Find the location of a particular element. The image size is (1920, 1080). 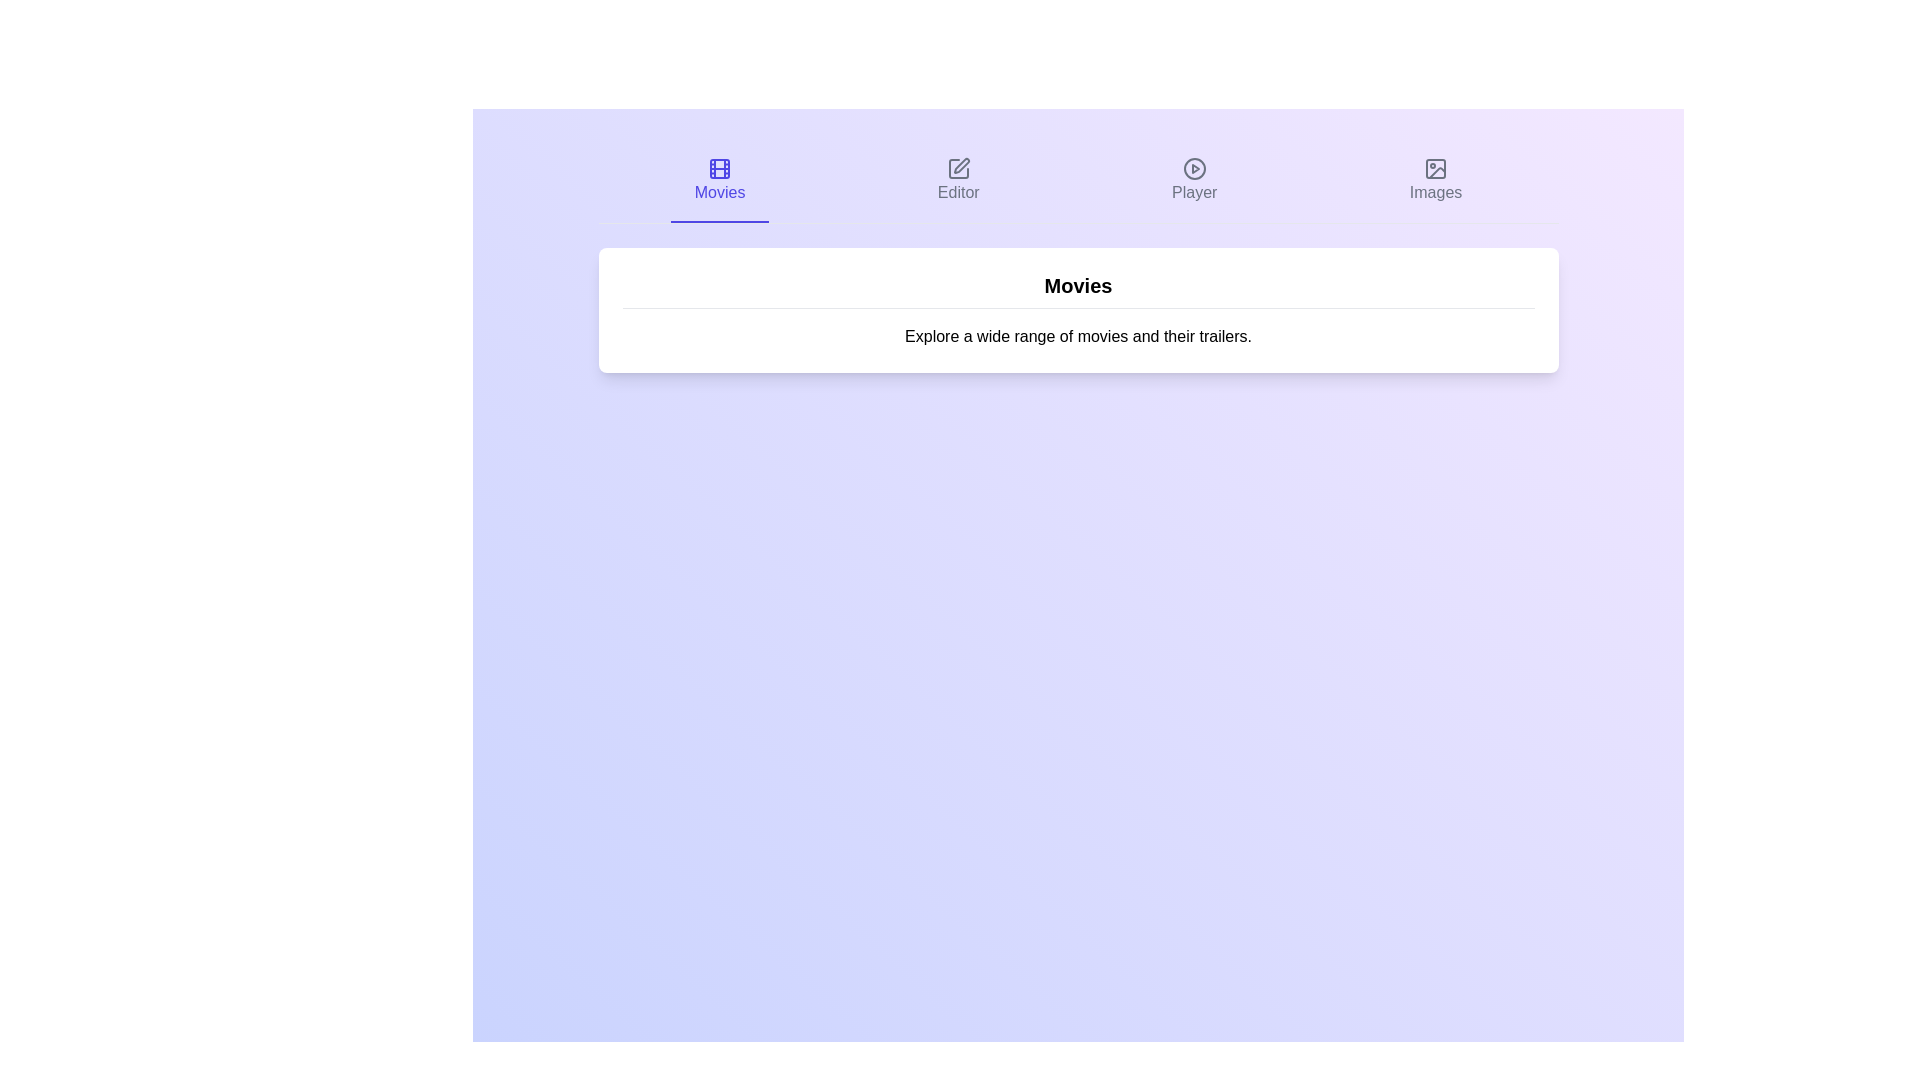

the Player tab by clicking on it is located at coordinates (1194, 181).